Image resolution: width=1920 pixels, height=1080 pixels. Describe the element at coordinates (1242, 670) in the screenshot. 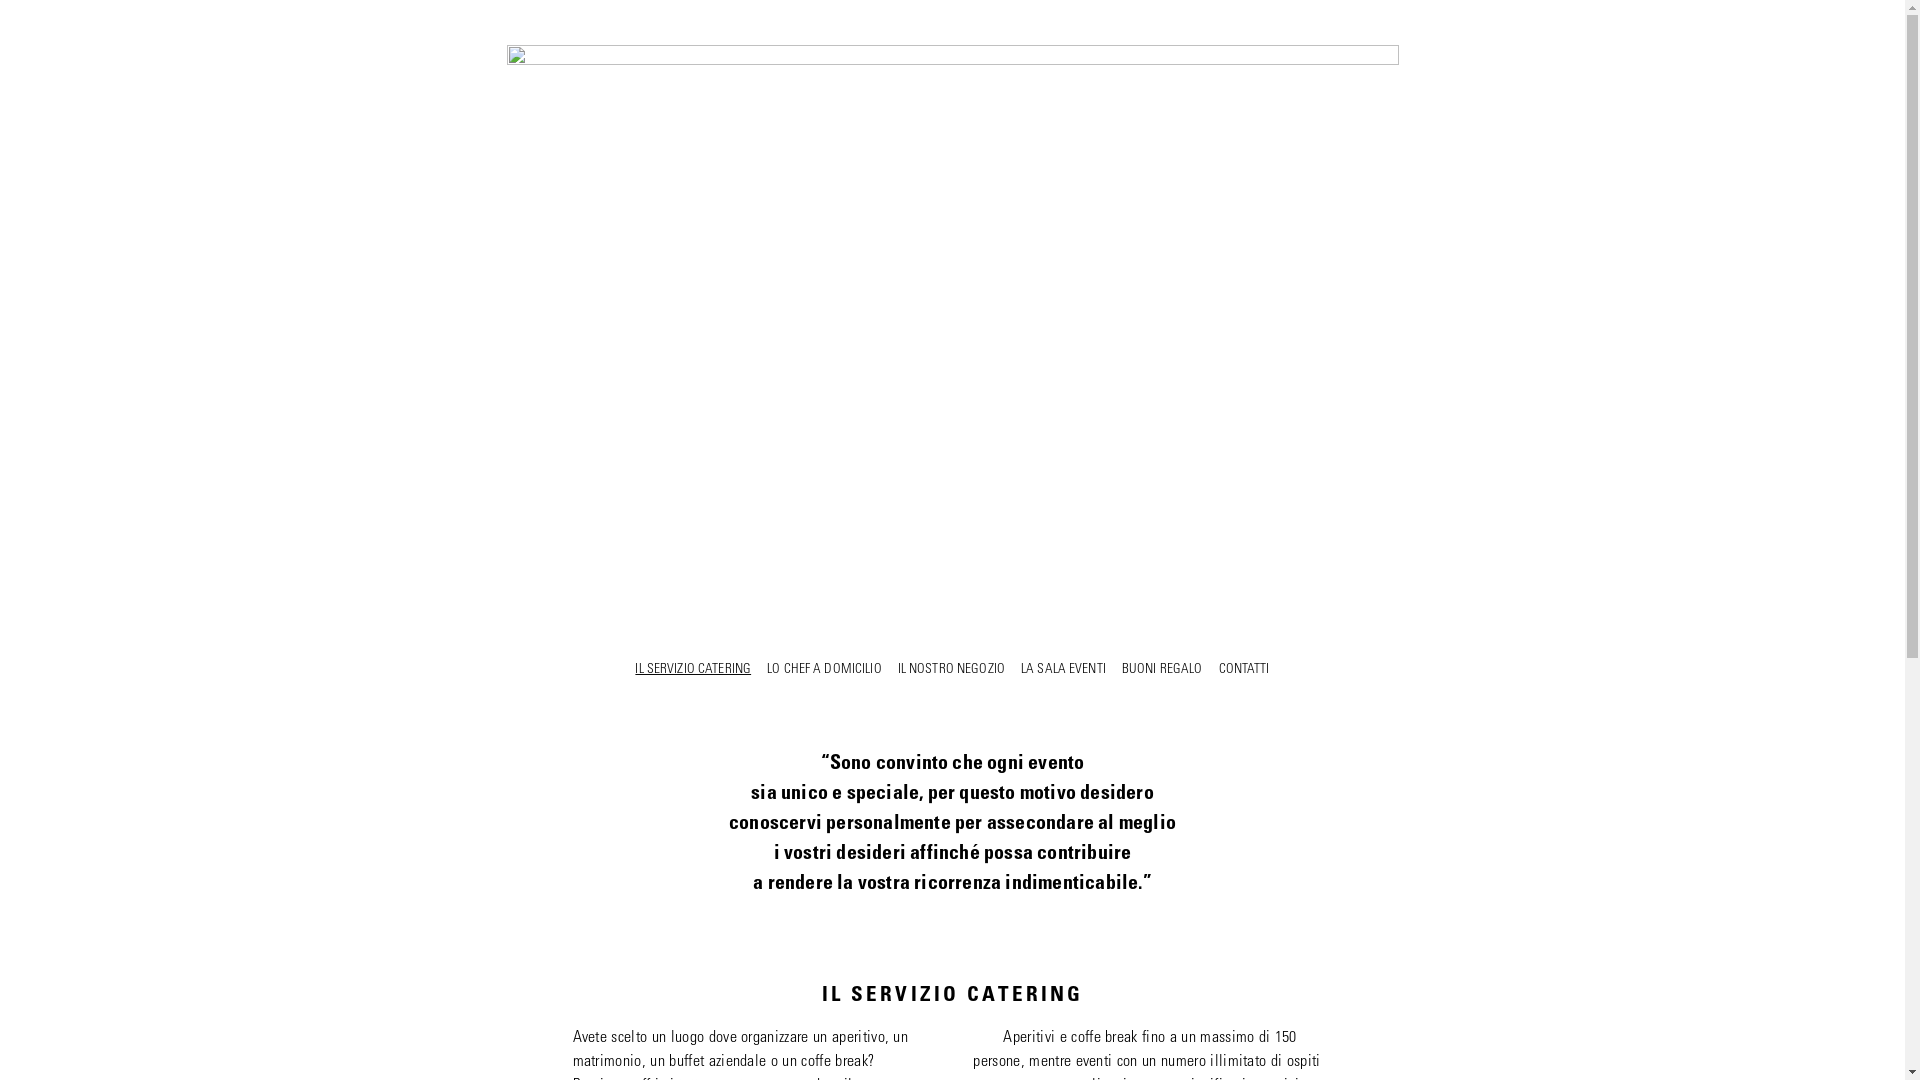

I see `'CONTATTI'` at that location.